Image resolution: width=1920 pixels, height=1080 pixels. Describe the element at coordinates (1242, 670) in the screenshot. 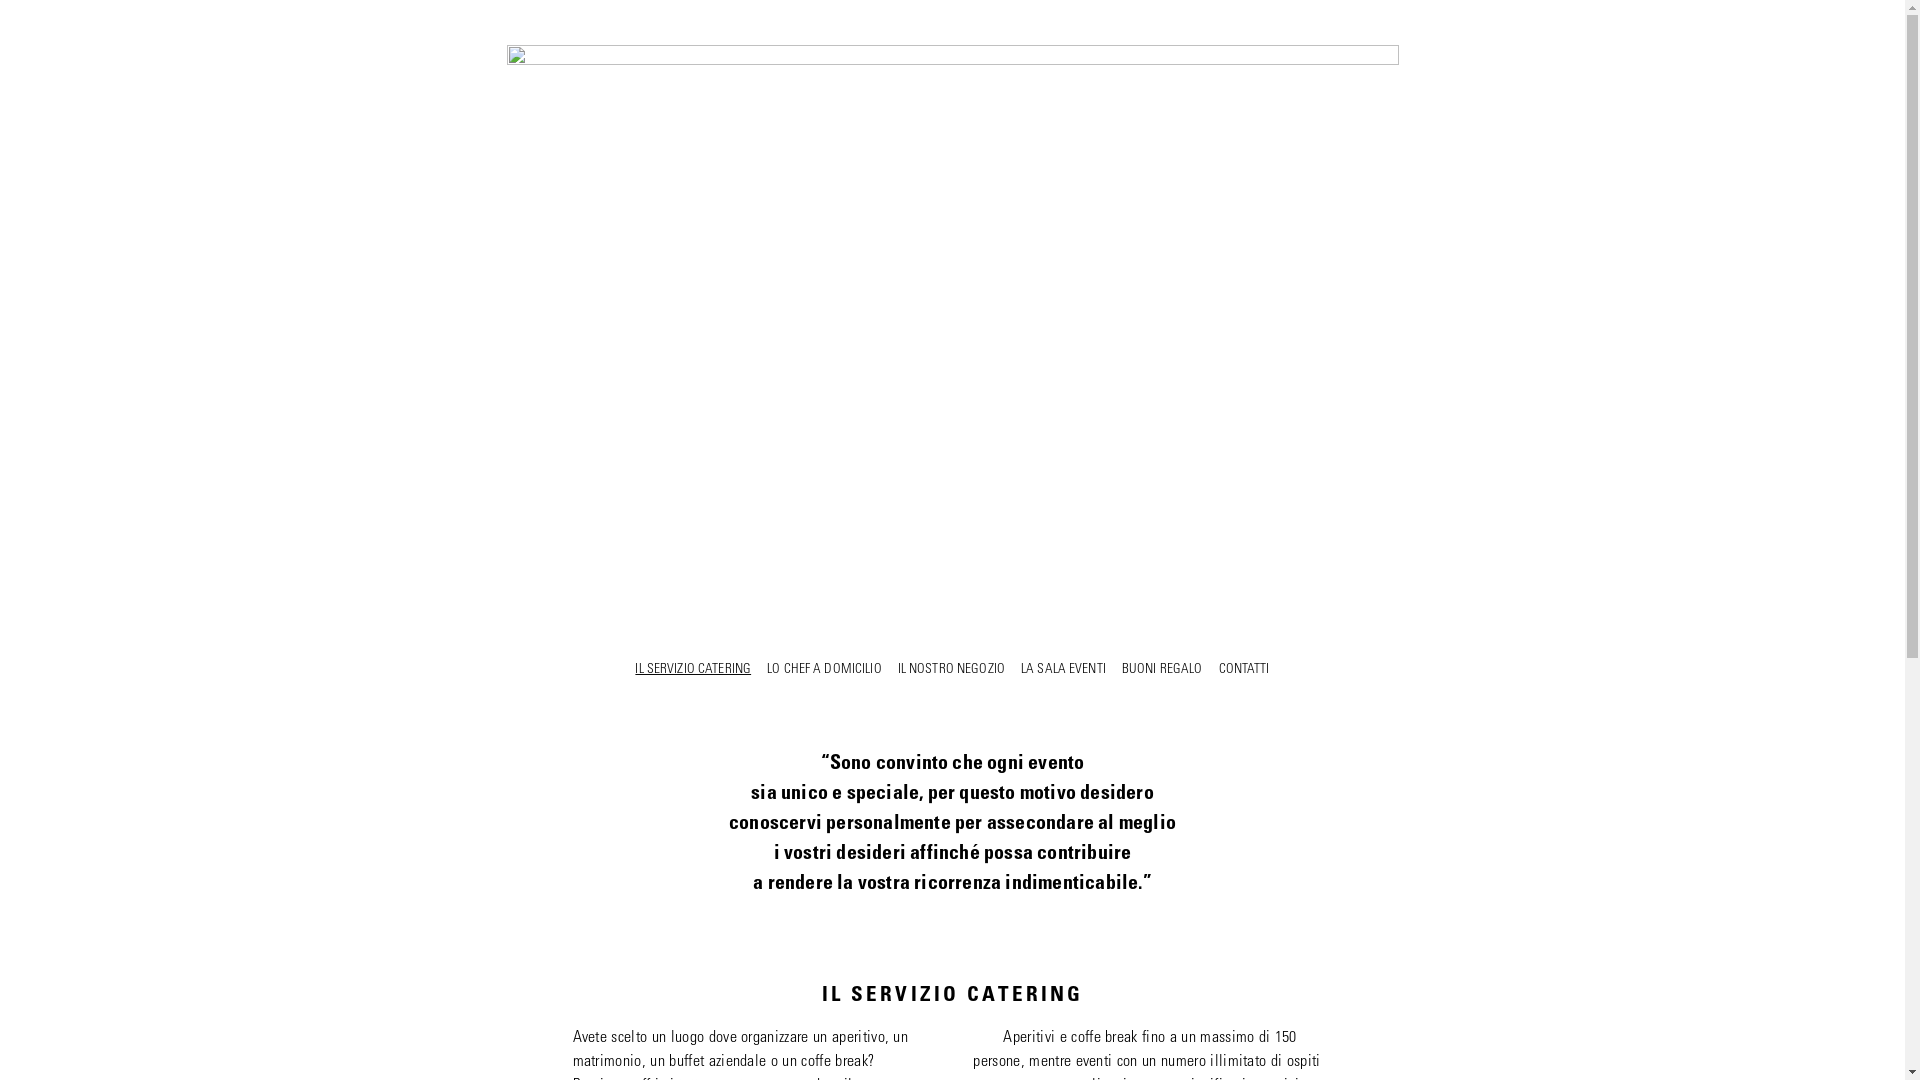

I see `'CONTATTI'` at that location.